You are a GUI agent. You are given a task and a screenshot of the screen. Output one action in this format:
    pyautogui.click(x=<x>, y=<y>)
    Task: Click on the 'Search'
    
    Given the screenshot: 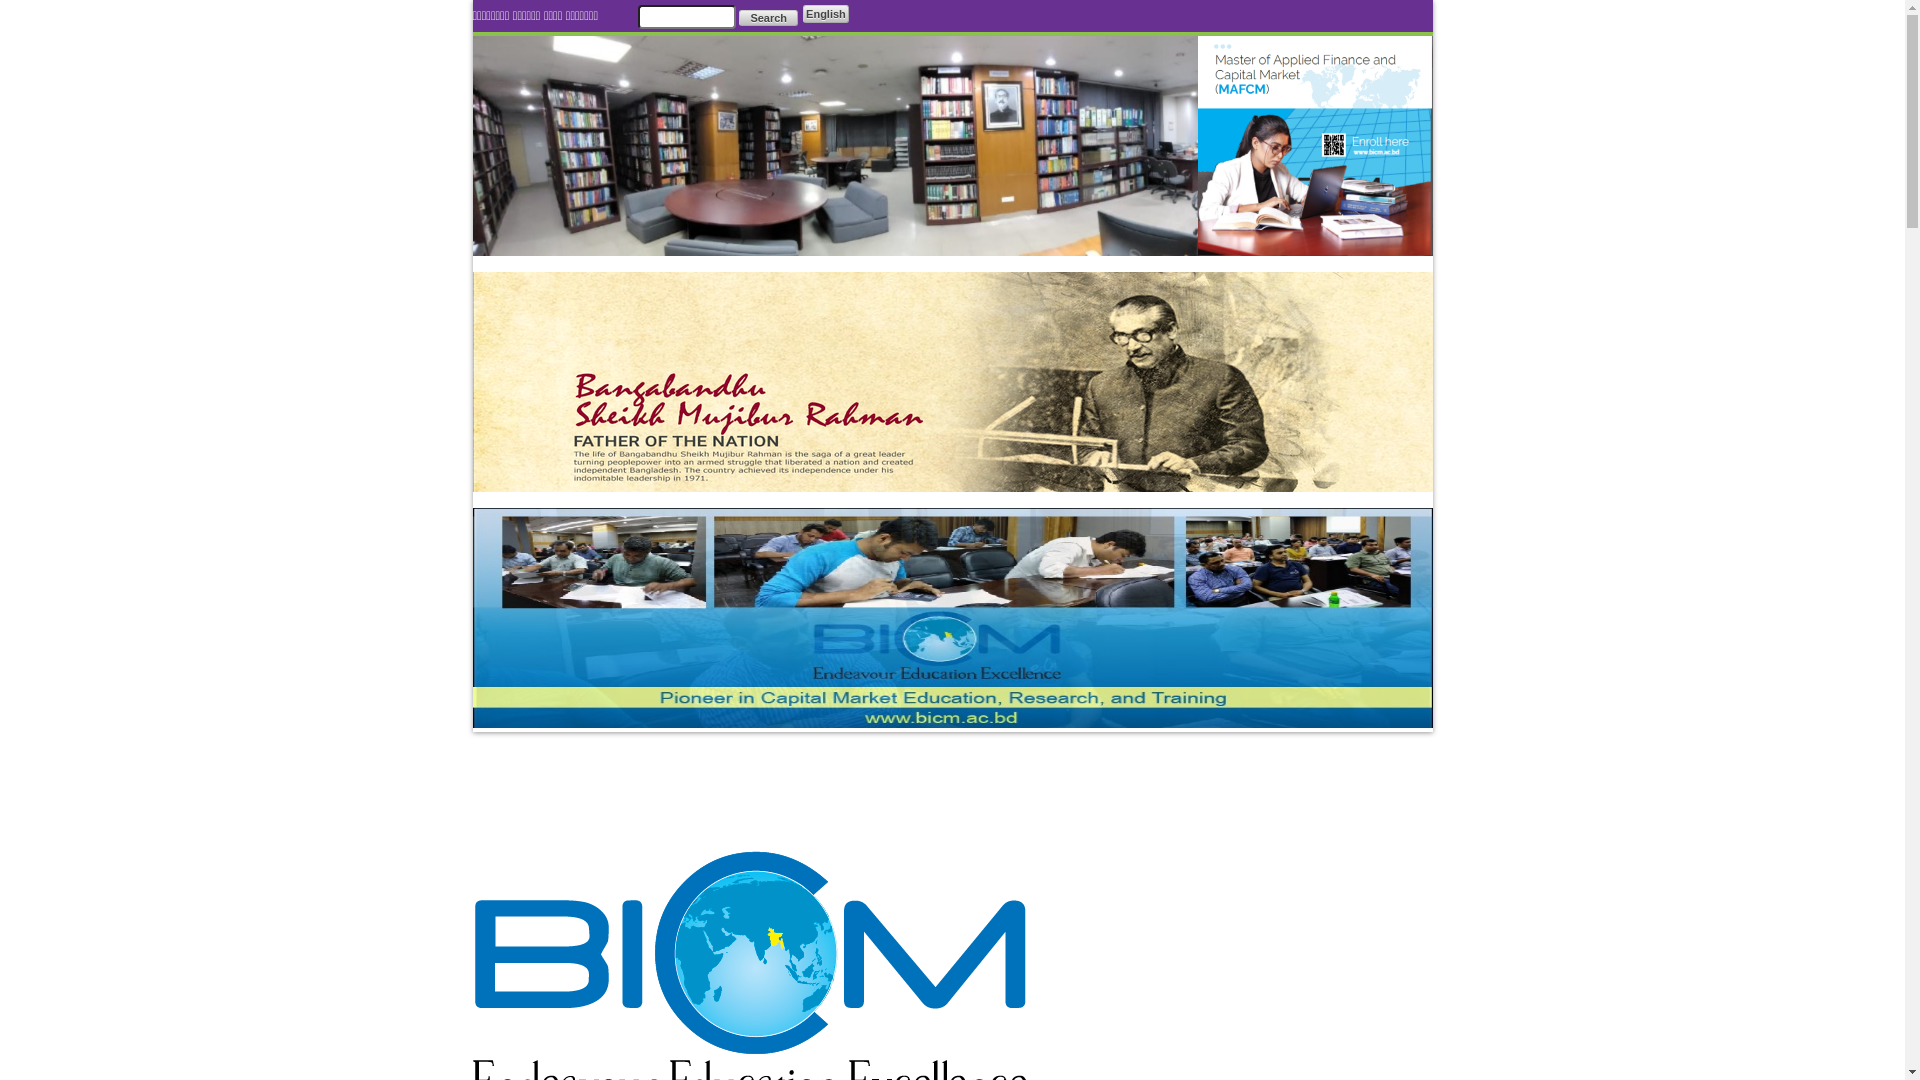 What is the action you would take?
    pyautogui.click(x=767, y=18)
    